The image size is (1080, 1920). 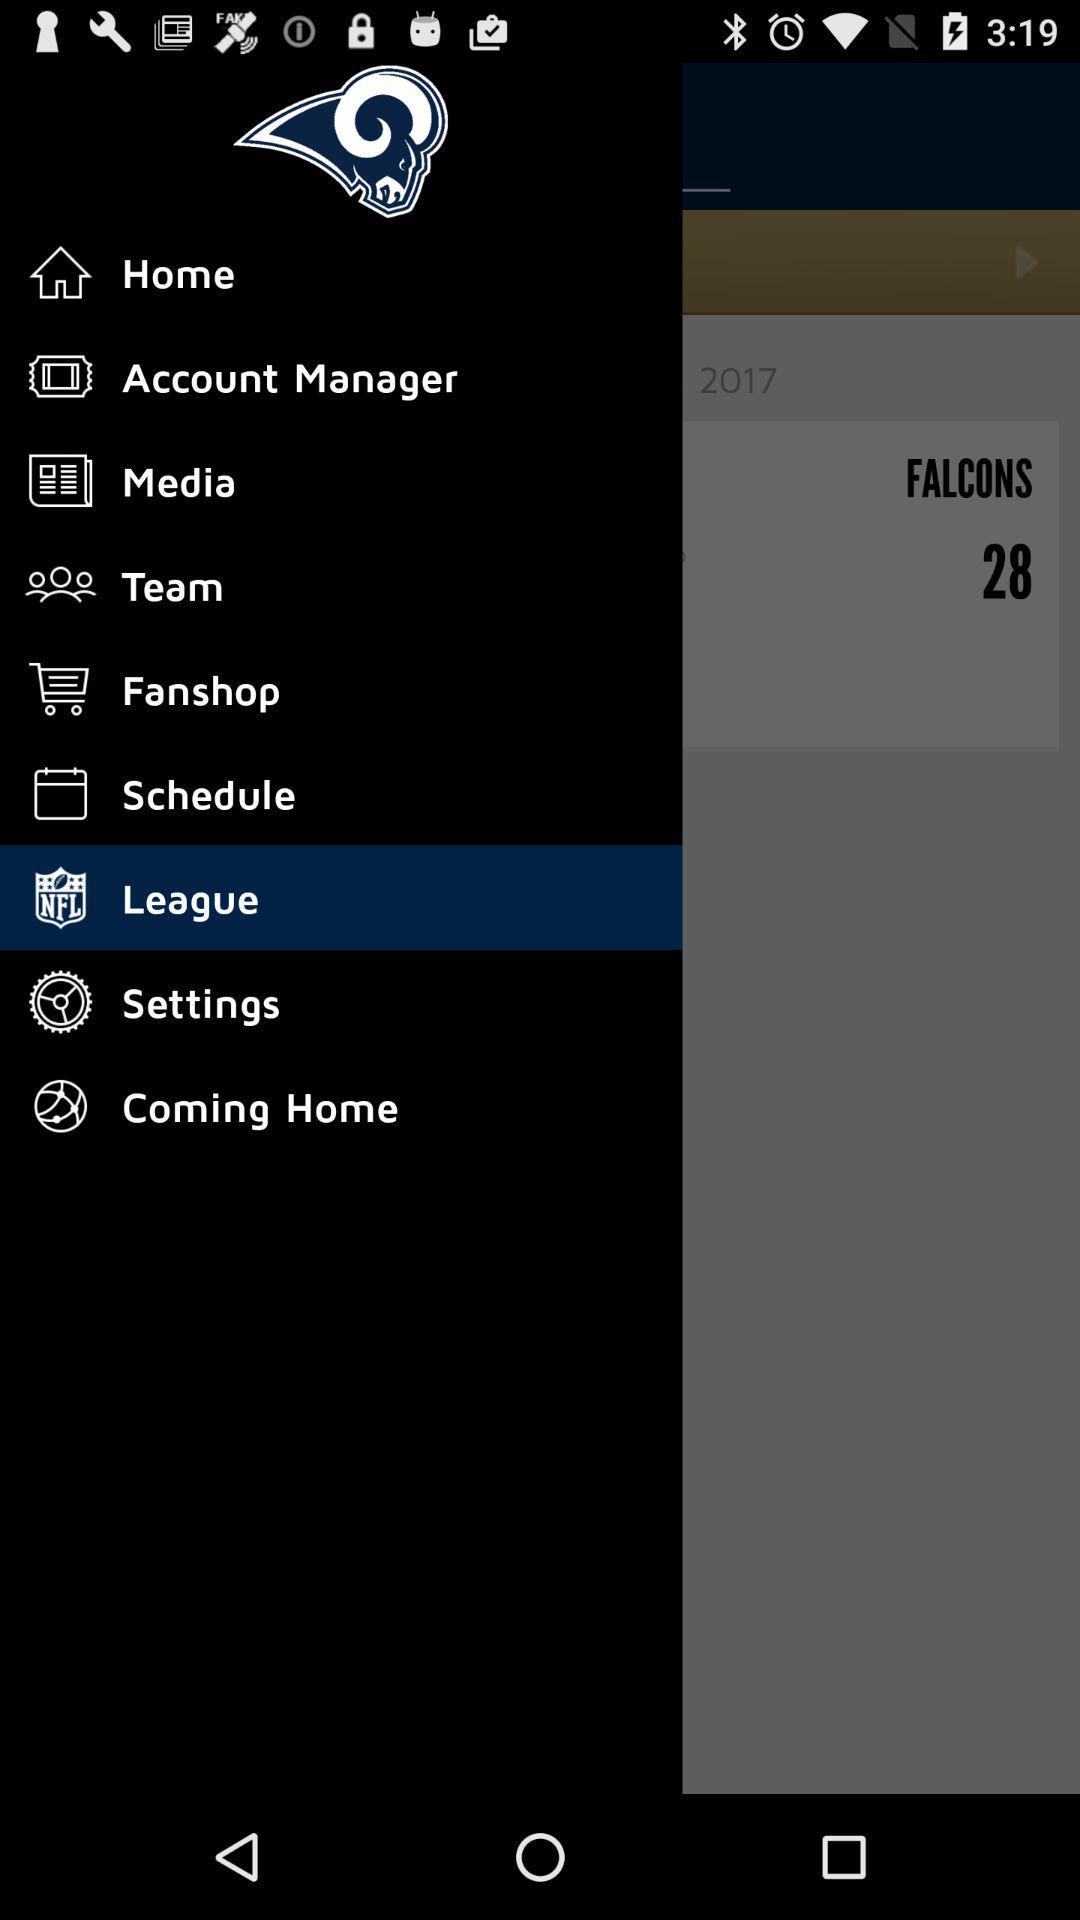 I want to click on the home icon, so click(x=51, y=279).